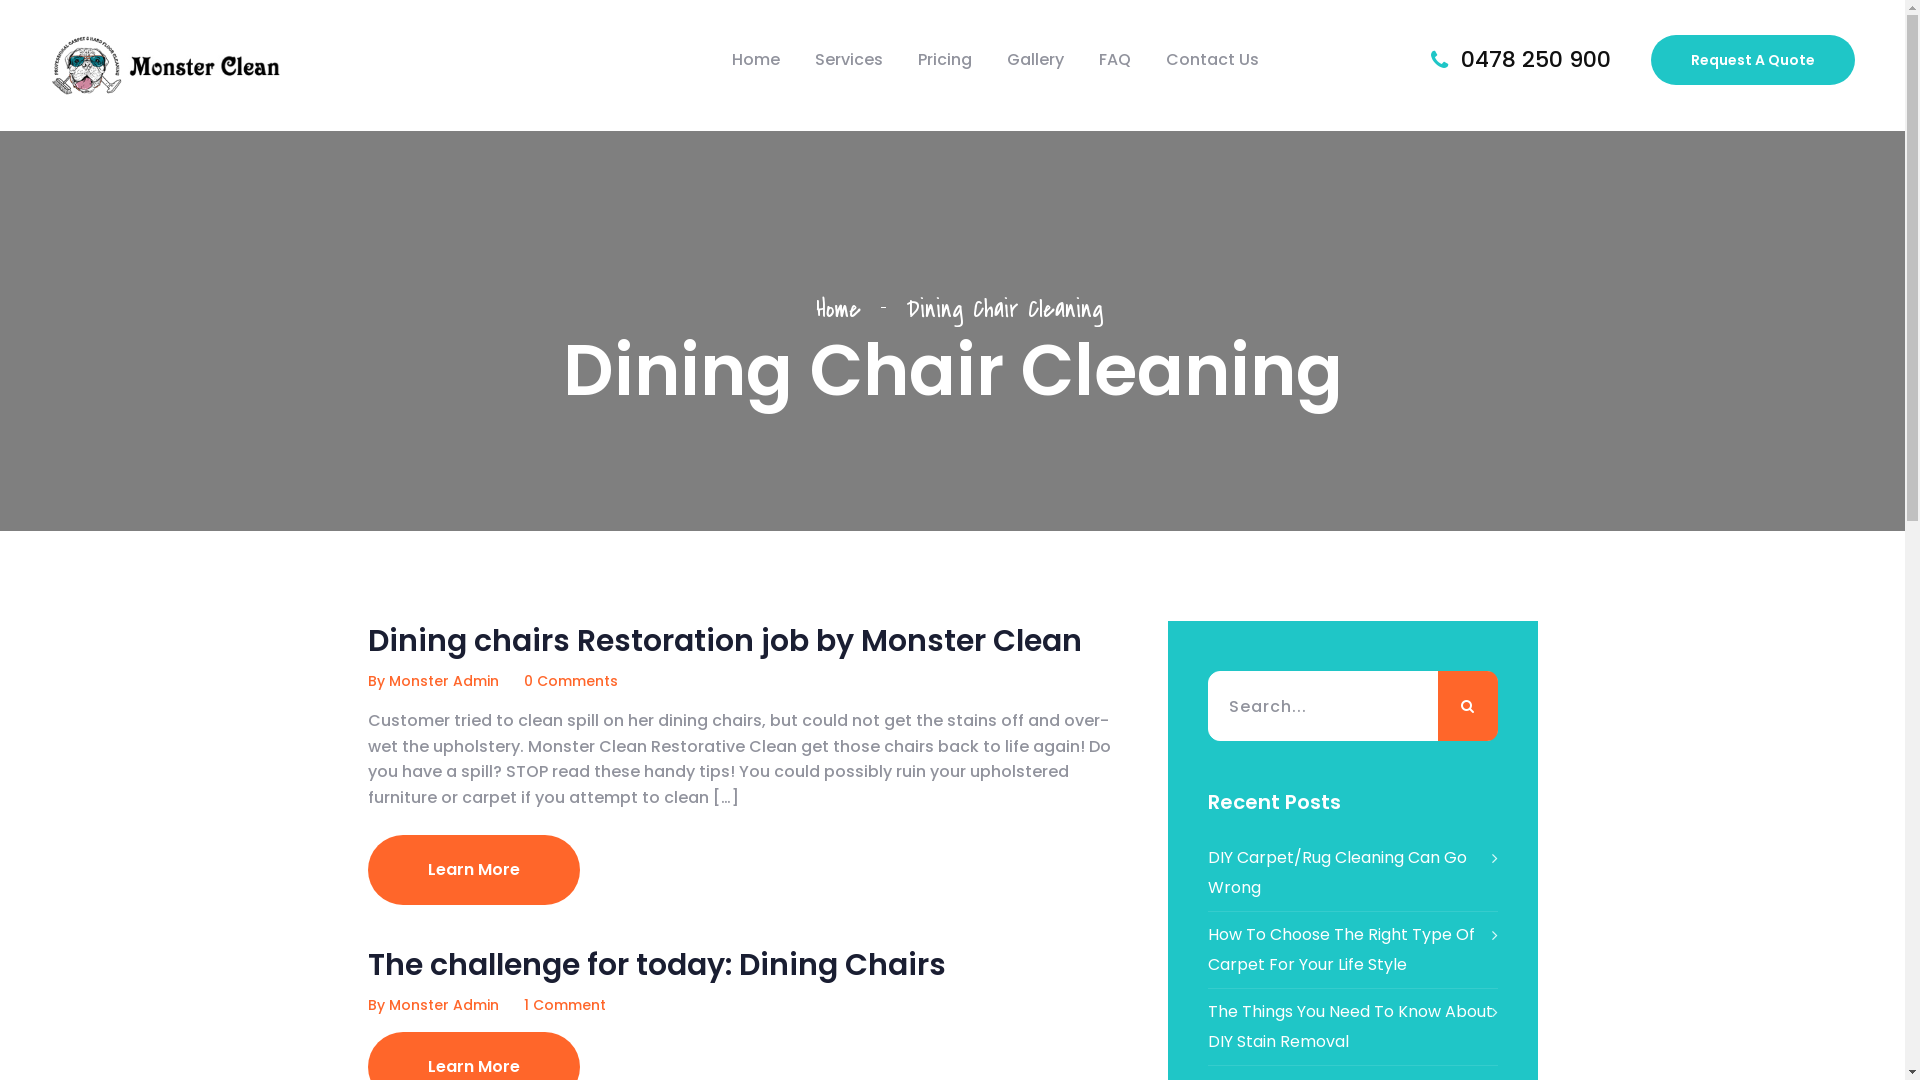  I want to click on 'How To Choose The Right Type Of Carpet For Your Life Style', so click(1353, 948).